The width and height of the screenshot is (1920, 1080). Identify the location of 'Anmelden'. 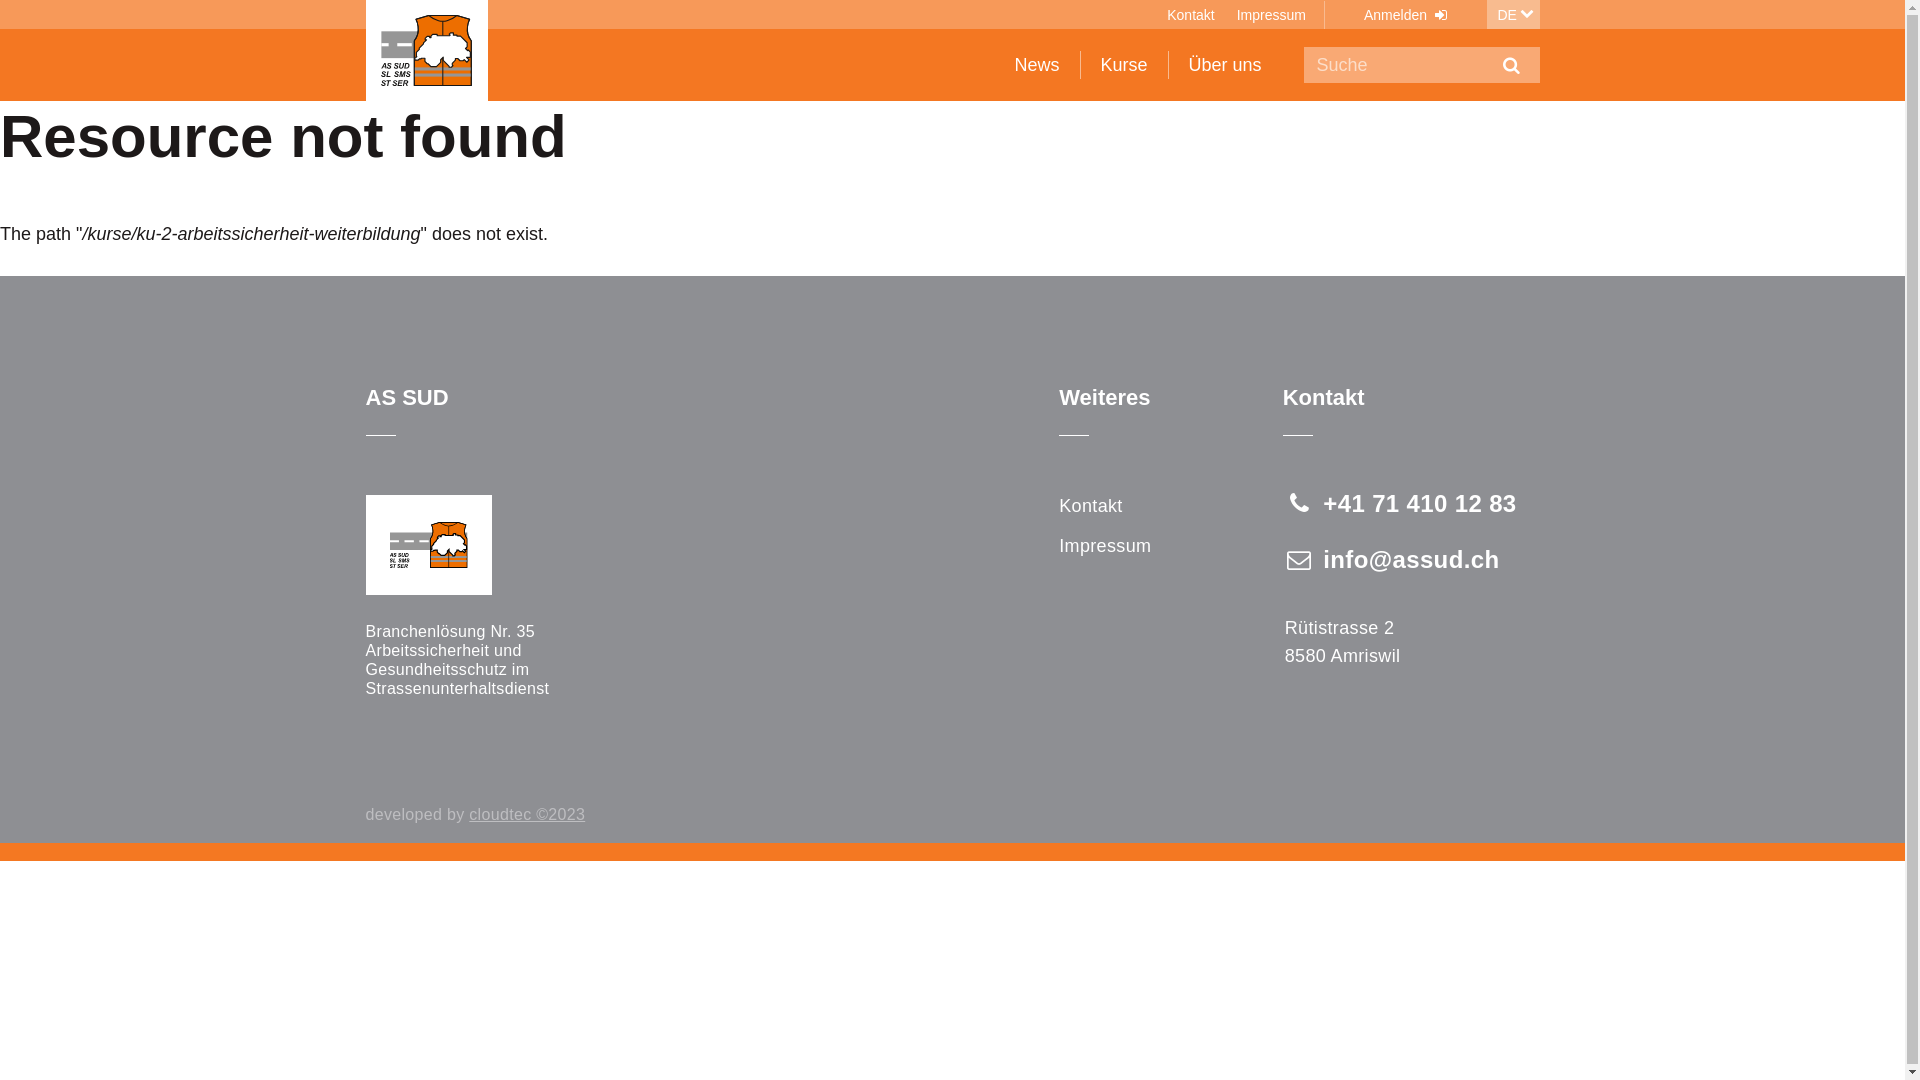
(1362, 14).